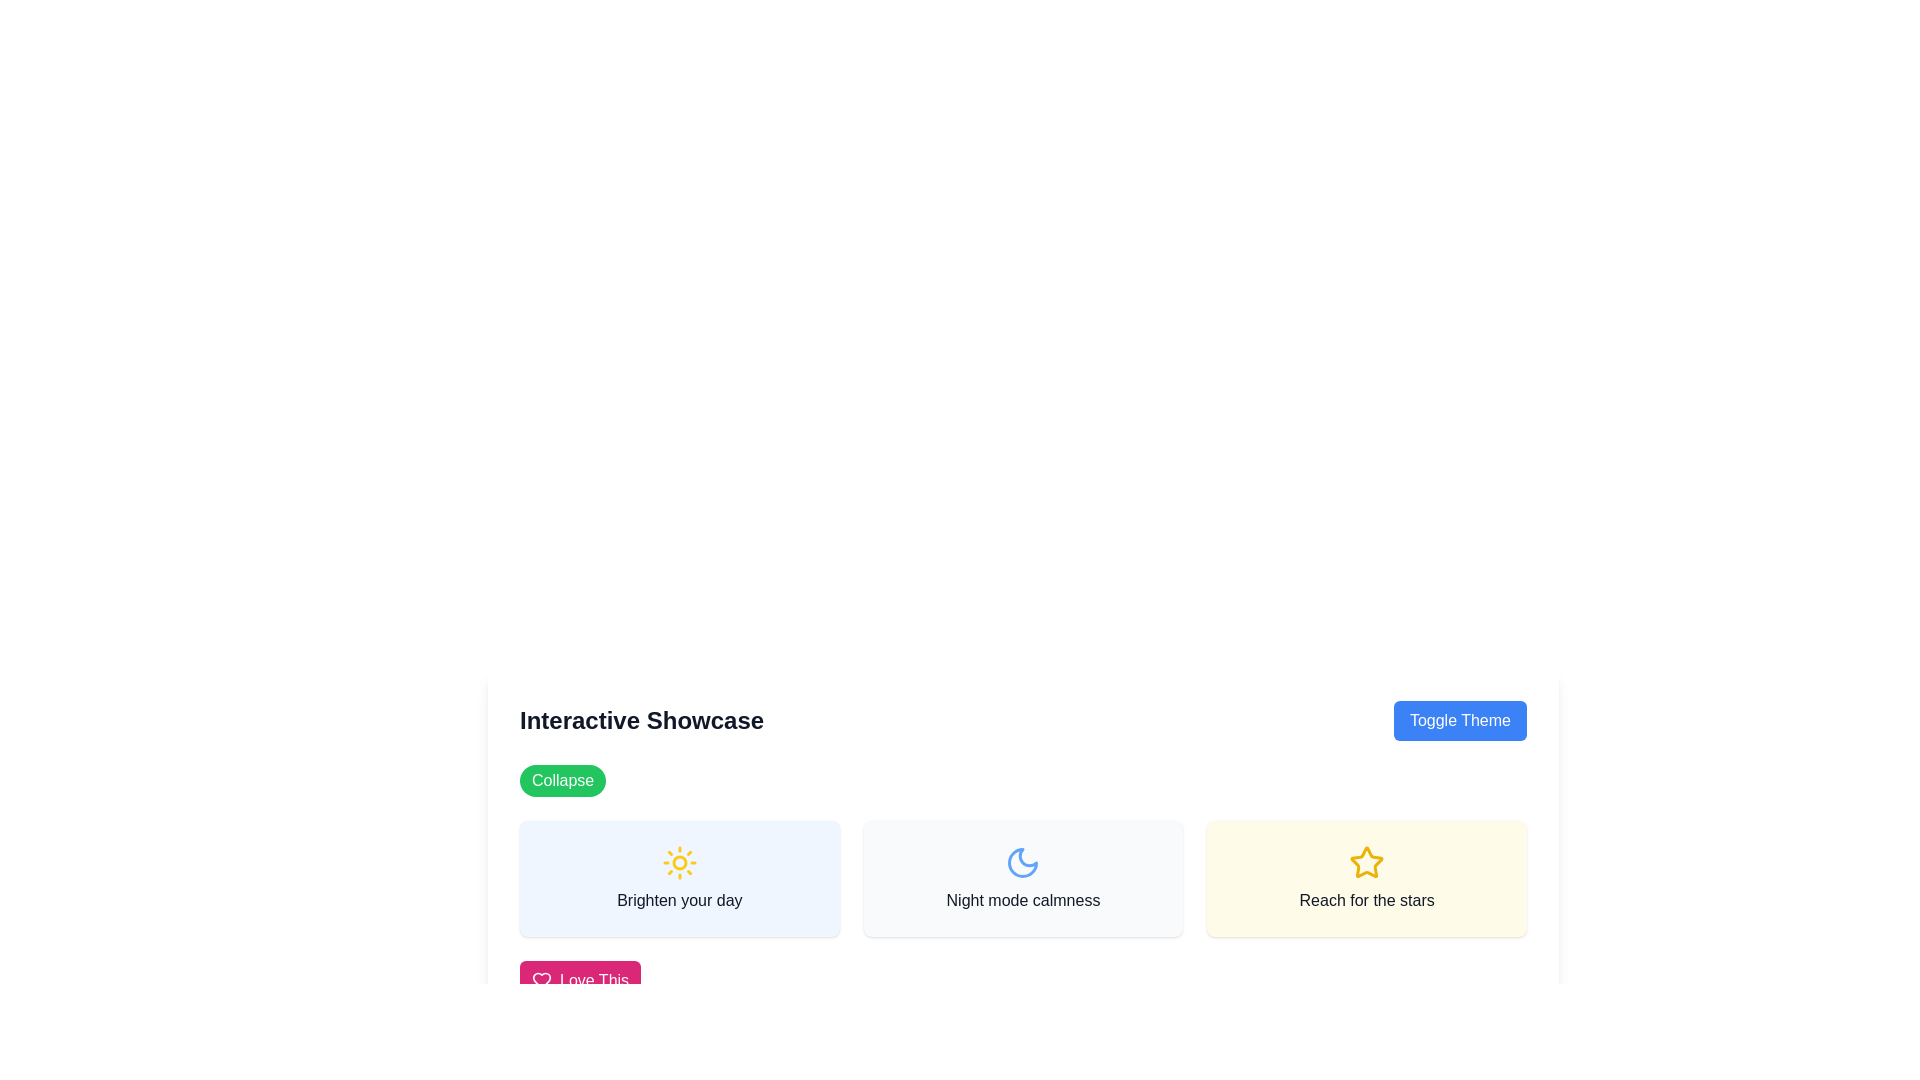 The width and height of the screenshot is (1920, 1080). What do you see at coordinates (679, 862) in the screenshot?
I see `the SVG Circle that represents the central component of the sun icon in the first interactive card labeled 'Brighten your day'` at bounding box center [679, 862].